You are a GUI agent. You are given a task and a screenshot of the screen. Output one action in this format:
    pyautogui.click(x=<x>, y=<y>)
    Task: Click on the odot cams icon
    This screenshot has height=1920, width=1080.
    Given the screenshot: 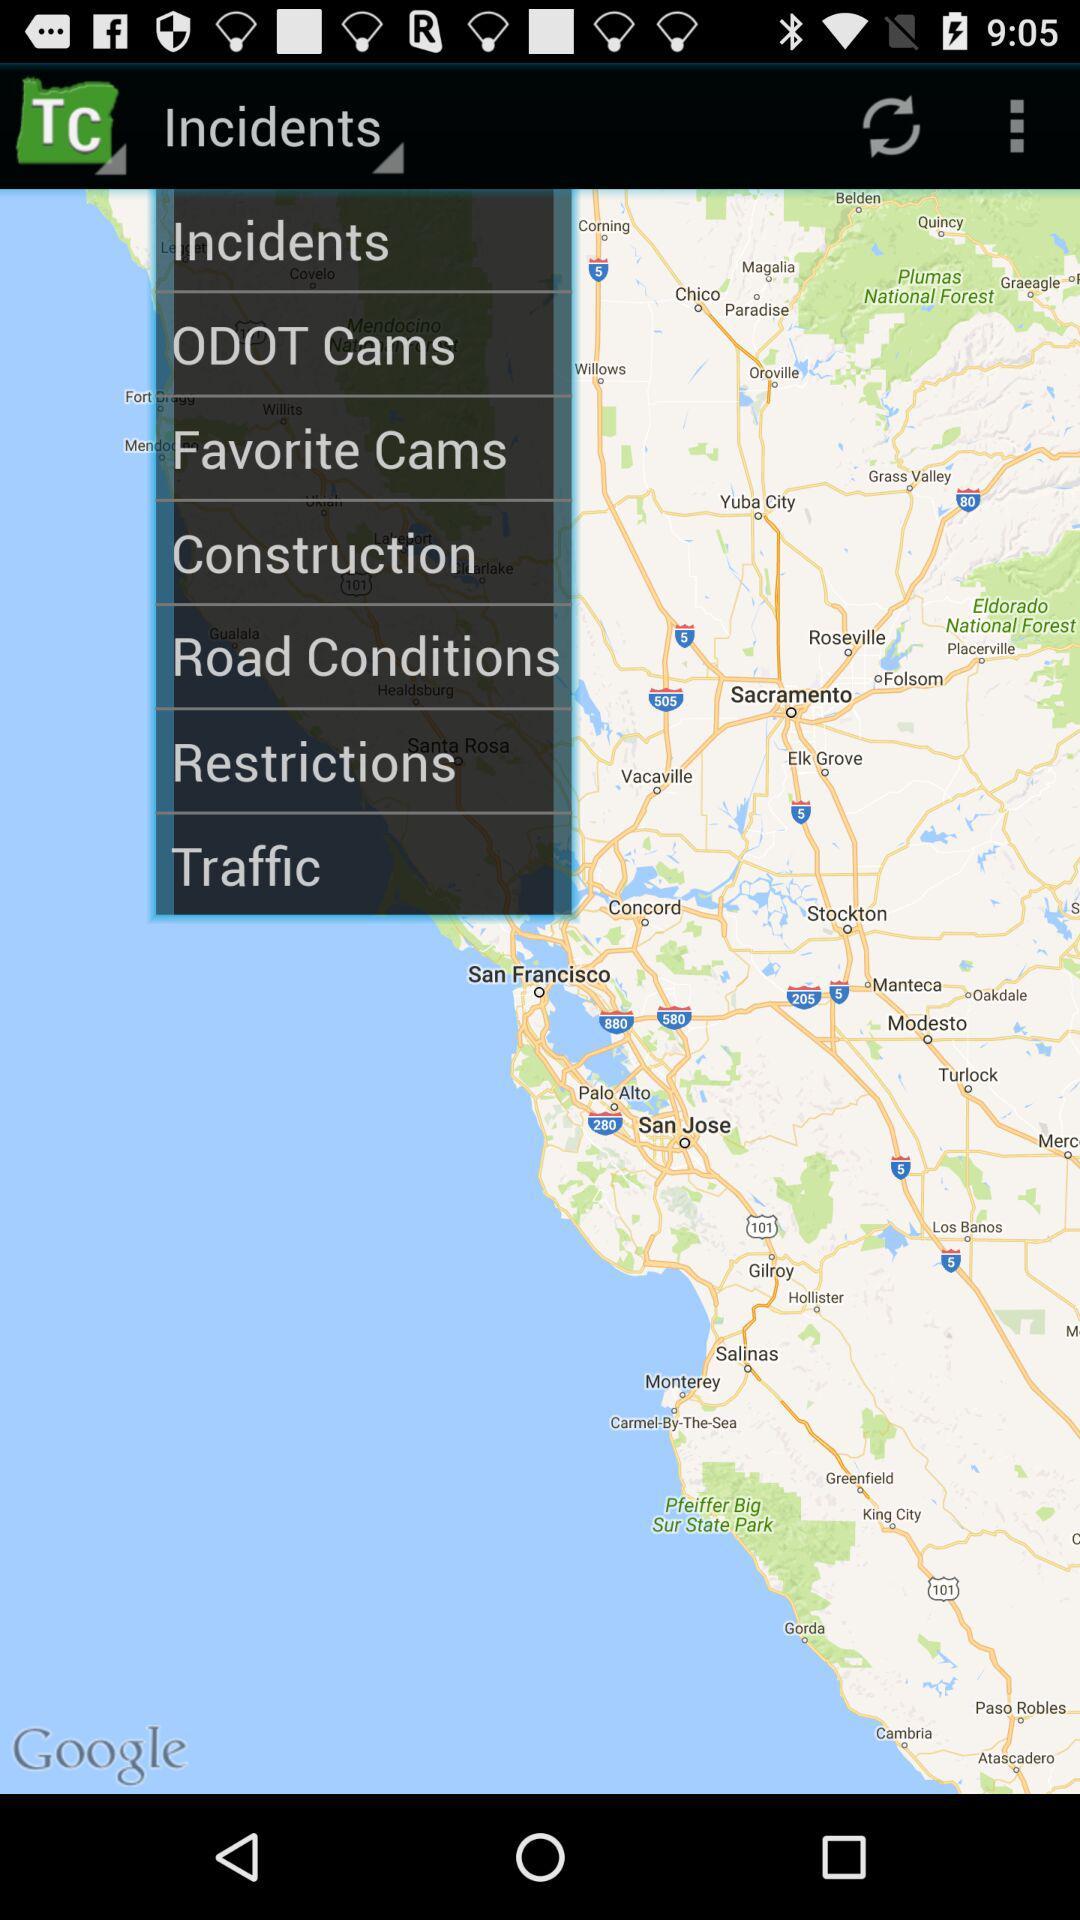 What is the action you would take?
    pyautogui.click(x=363, y=343)
    